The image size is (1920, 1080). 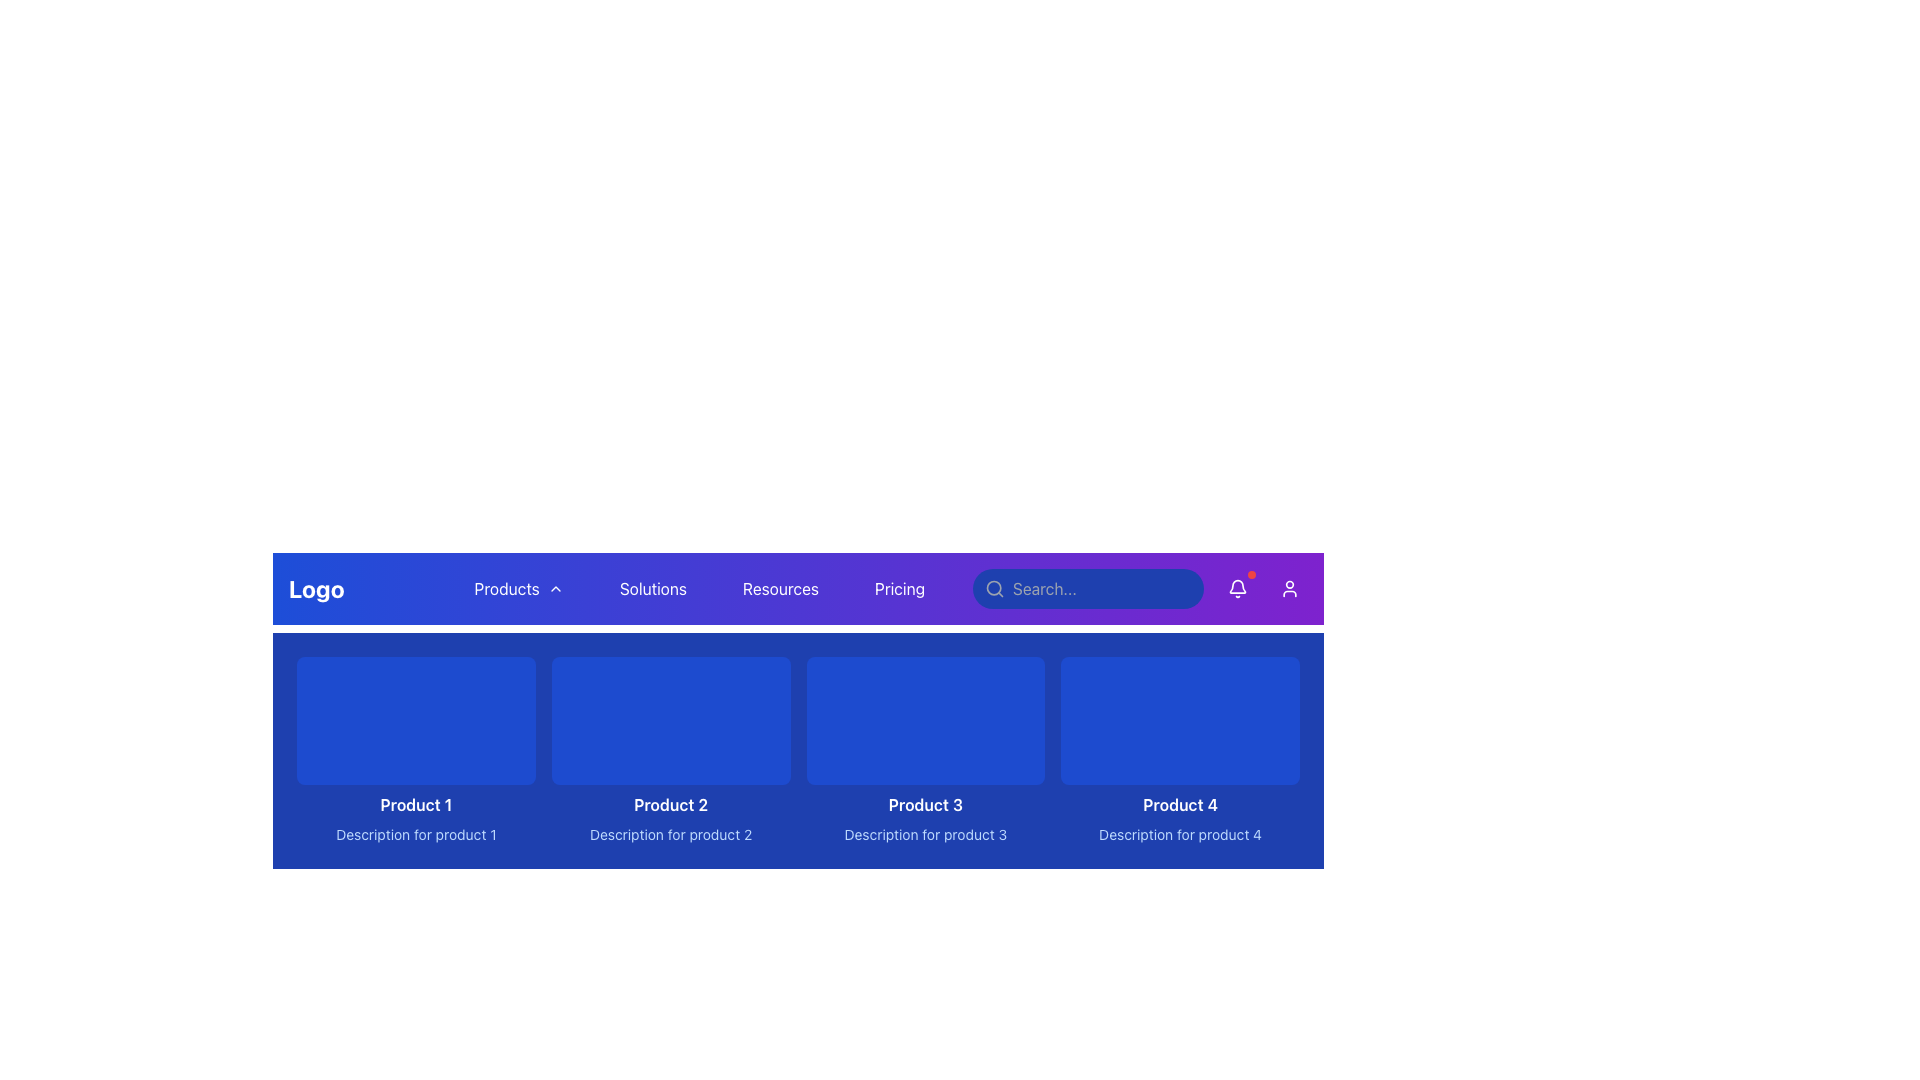 What do you see at coordinates (653, 588) in the screenshot?
I see `the text label displaying 'Solutions' in the navigation bar to change its background color to blue` at bounding box center [653, 588].